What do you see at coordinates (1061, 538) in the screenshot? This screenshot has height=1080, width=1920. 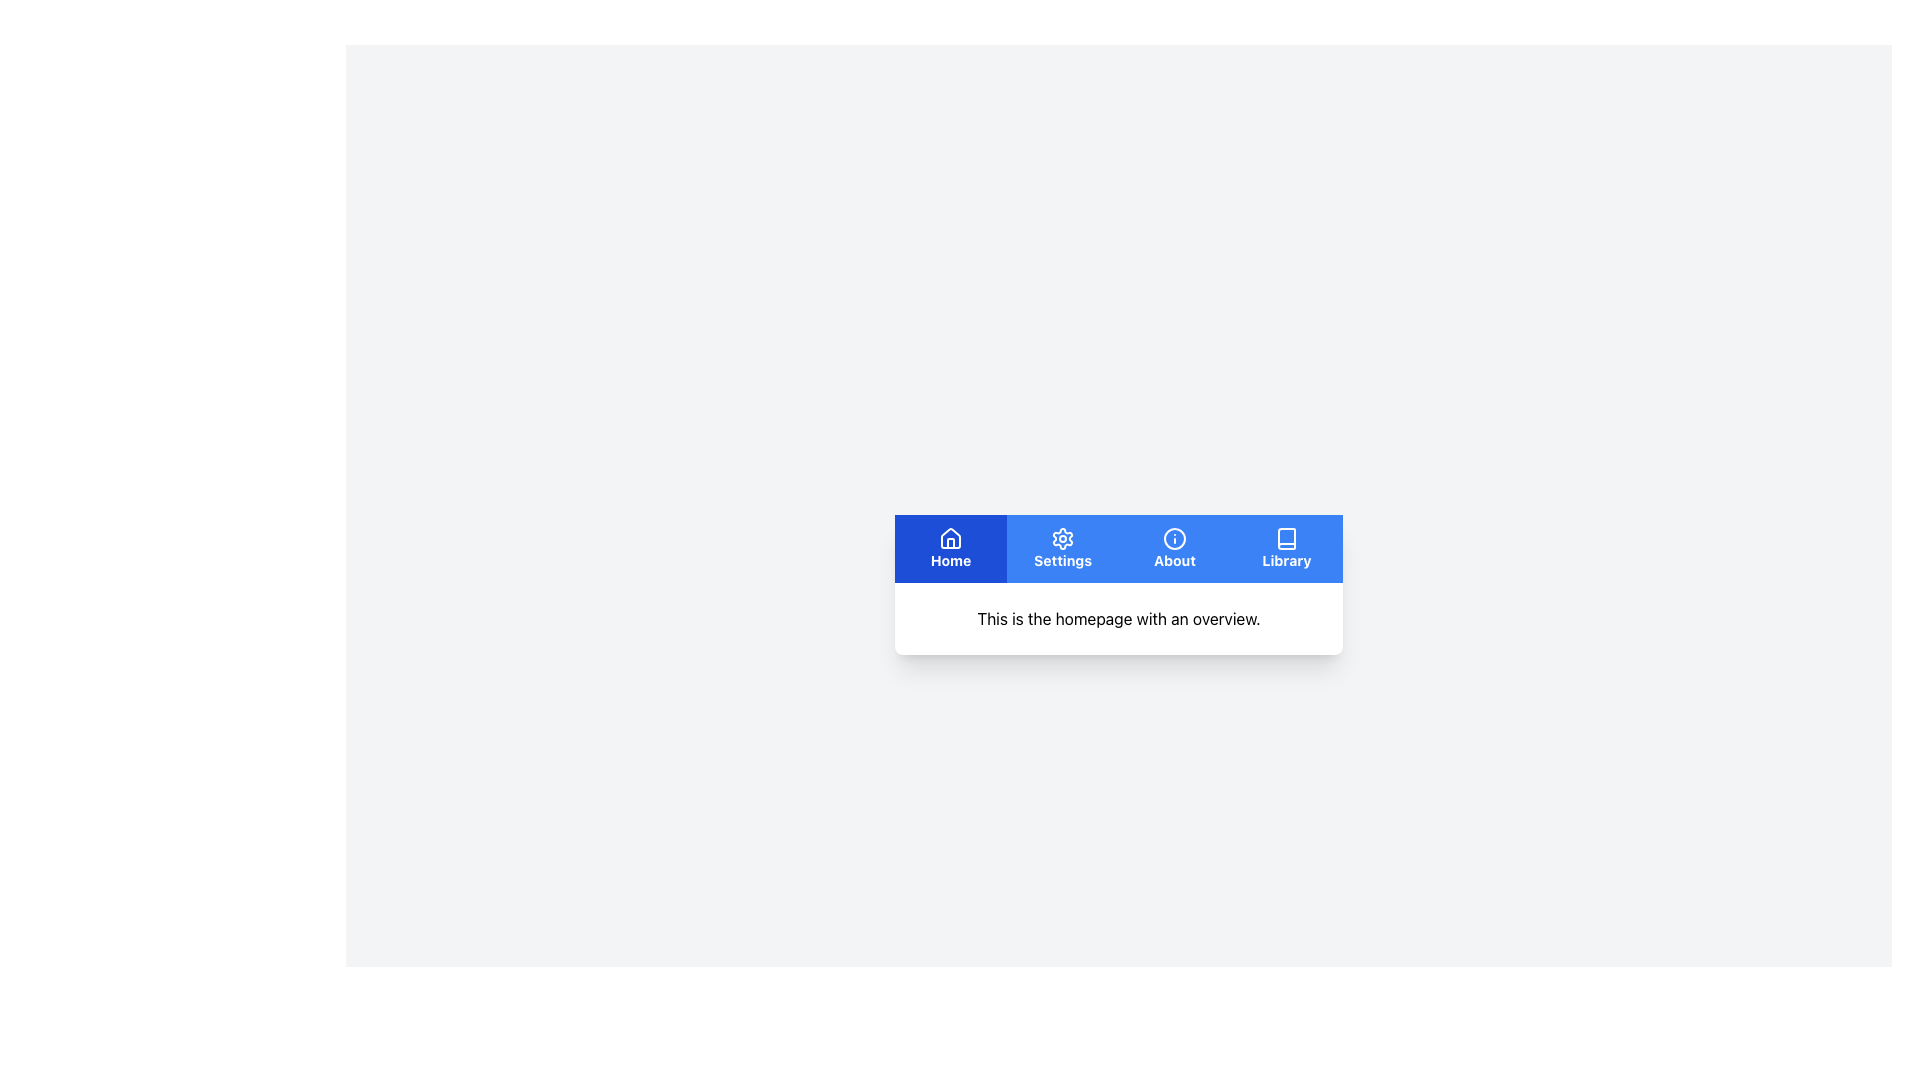 I see `the settings icon, represented as a gear symbol, located within the 'Settings' tab at the bottom navigation bar` at bounding box center [1061, 538].